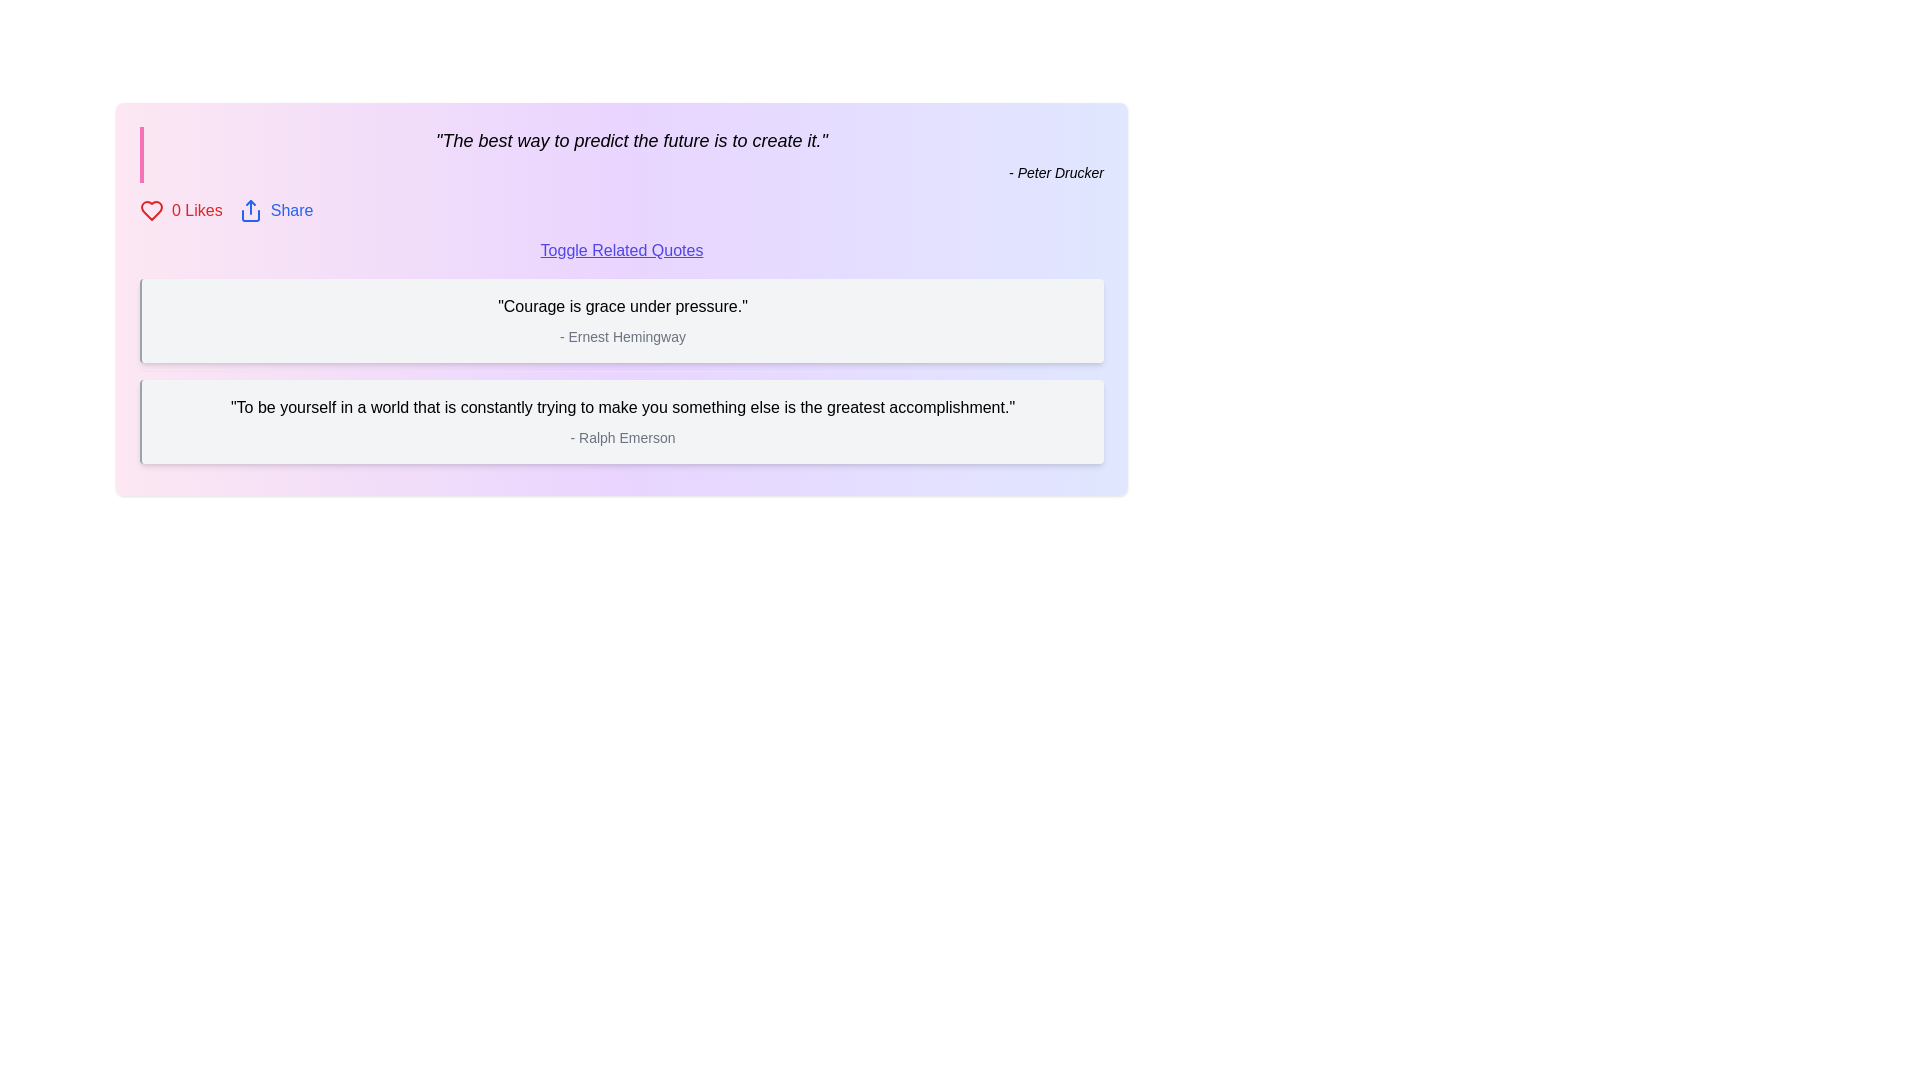 The image size is (1920, 1080). Describe the element at coordinates (621, 249) in the screenshot. I see `the hyperlink that toggles the visibility of related quotes in the interface` at that location.